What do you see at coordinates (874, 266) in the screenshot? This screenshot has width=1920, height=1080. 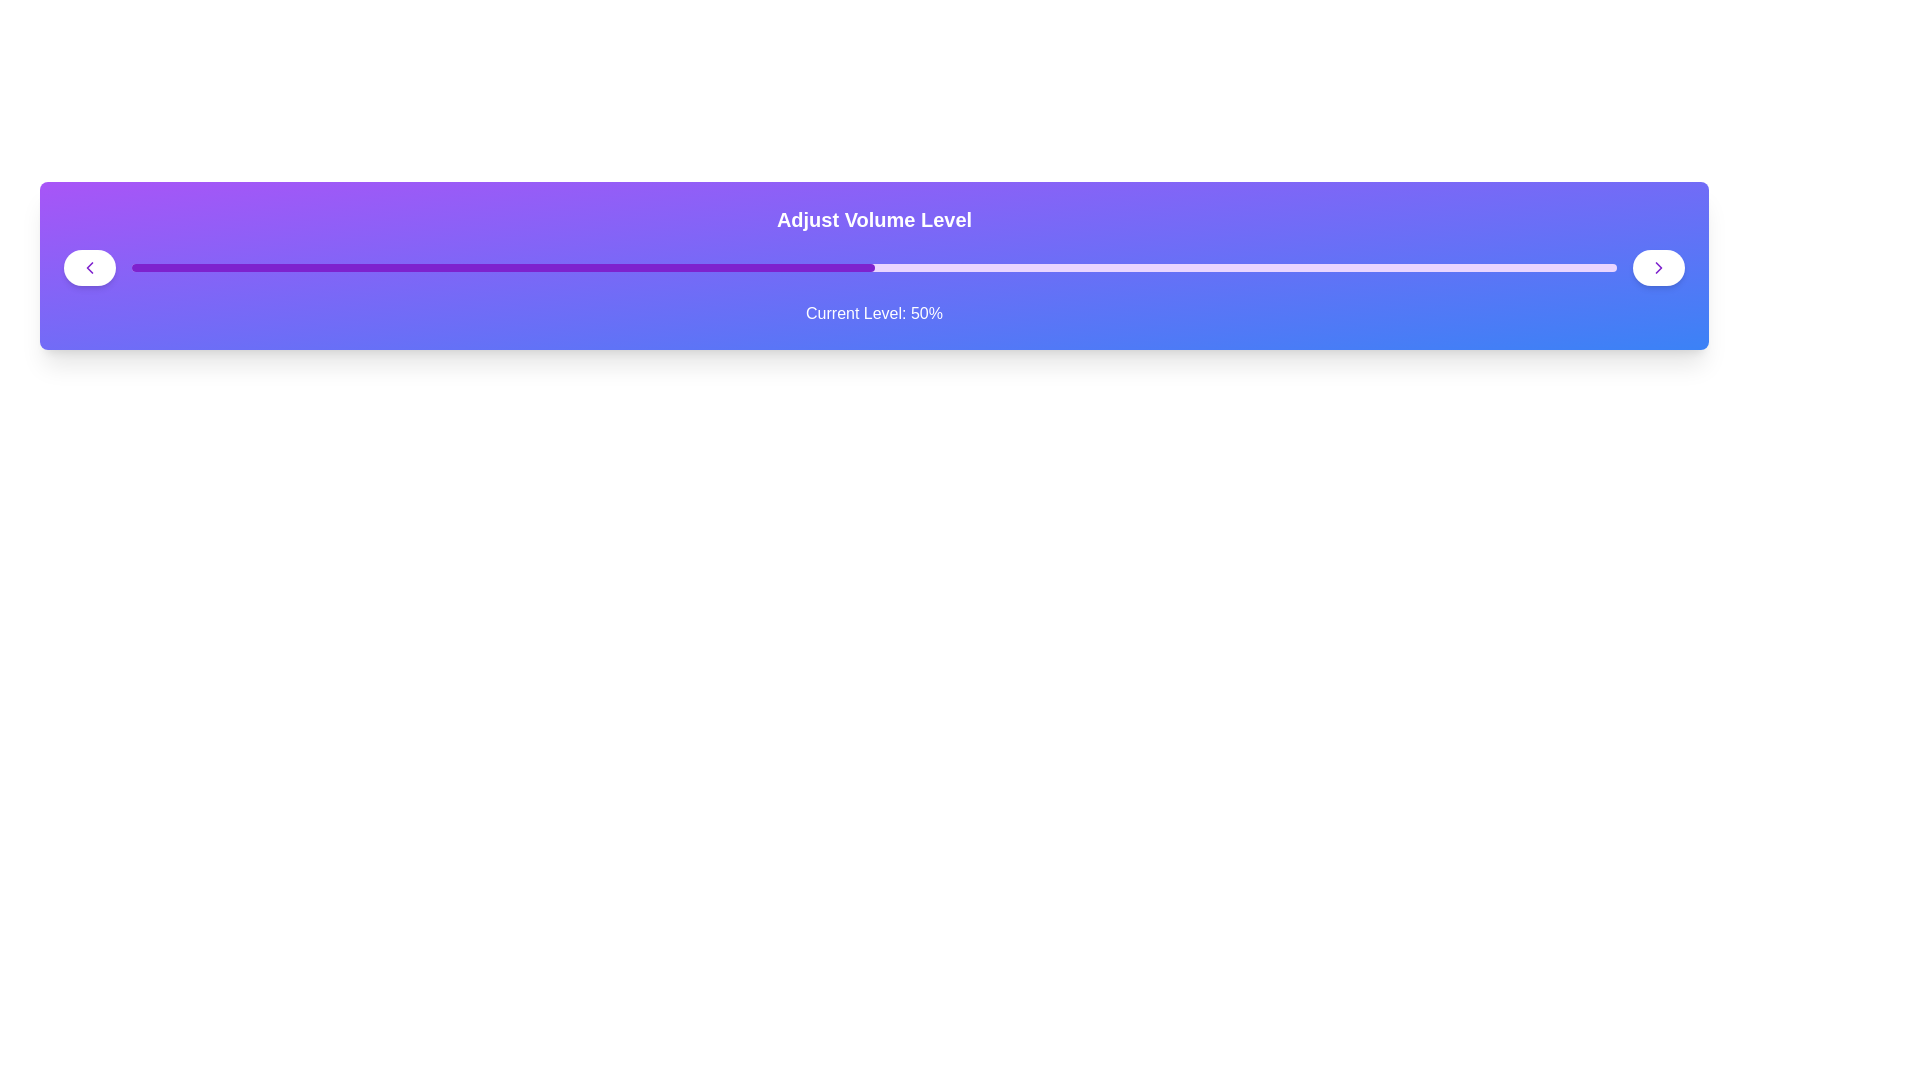 I see `the Progress indicator or volume level bar, which is a horizontally elongated bar with rounded ends and a light purple background, representing 50% completion` at bounding box center [874, 266].